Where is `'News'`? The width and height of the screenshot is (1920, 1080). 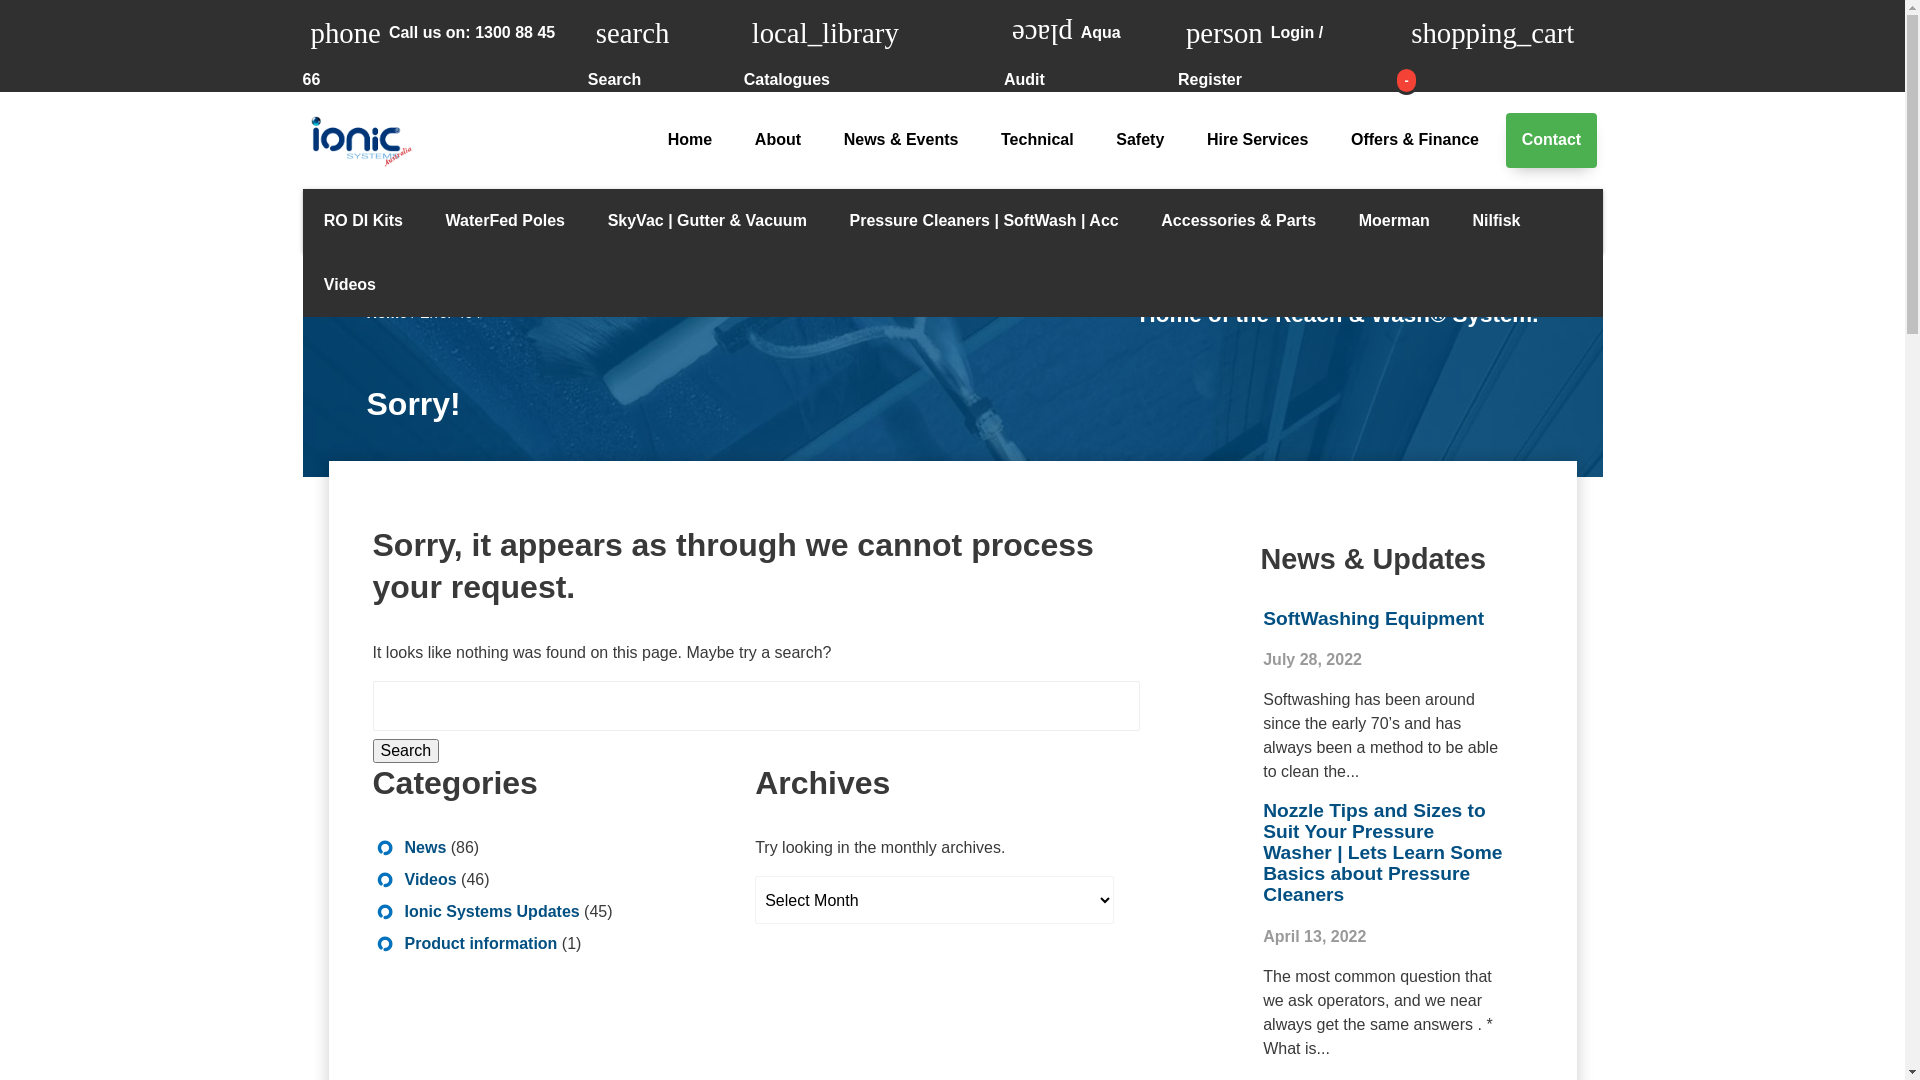
'News' is located at coordinates (402, 847).